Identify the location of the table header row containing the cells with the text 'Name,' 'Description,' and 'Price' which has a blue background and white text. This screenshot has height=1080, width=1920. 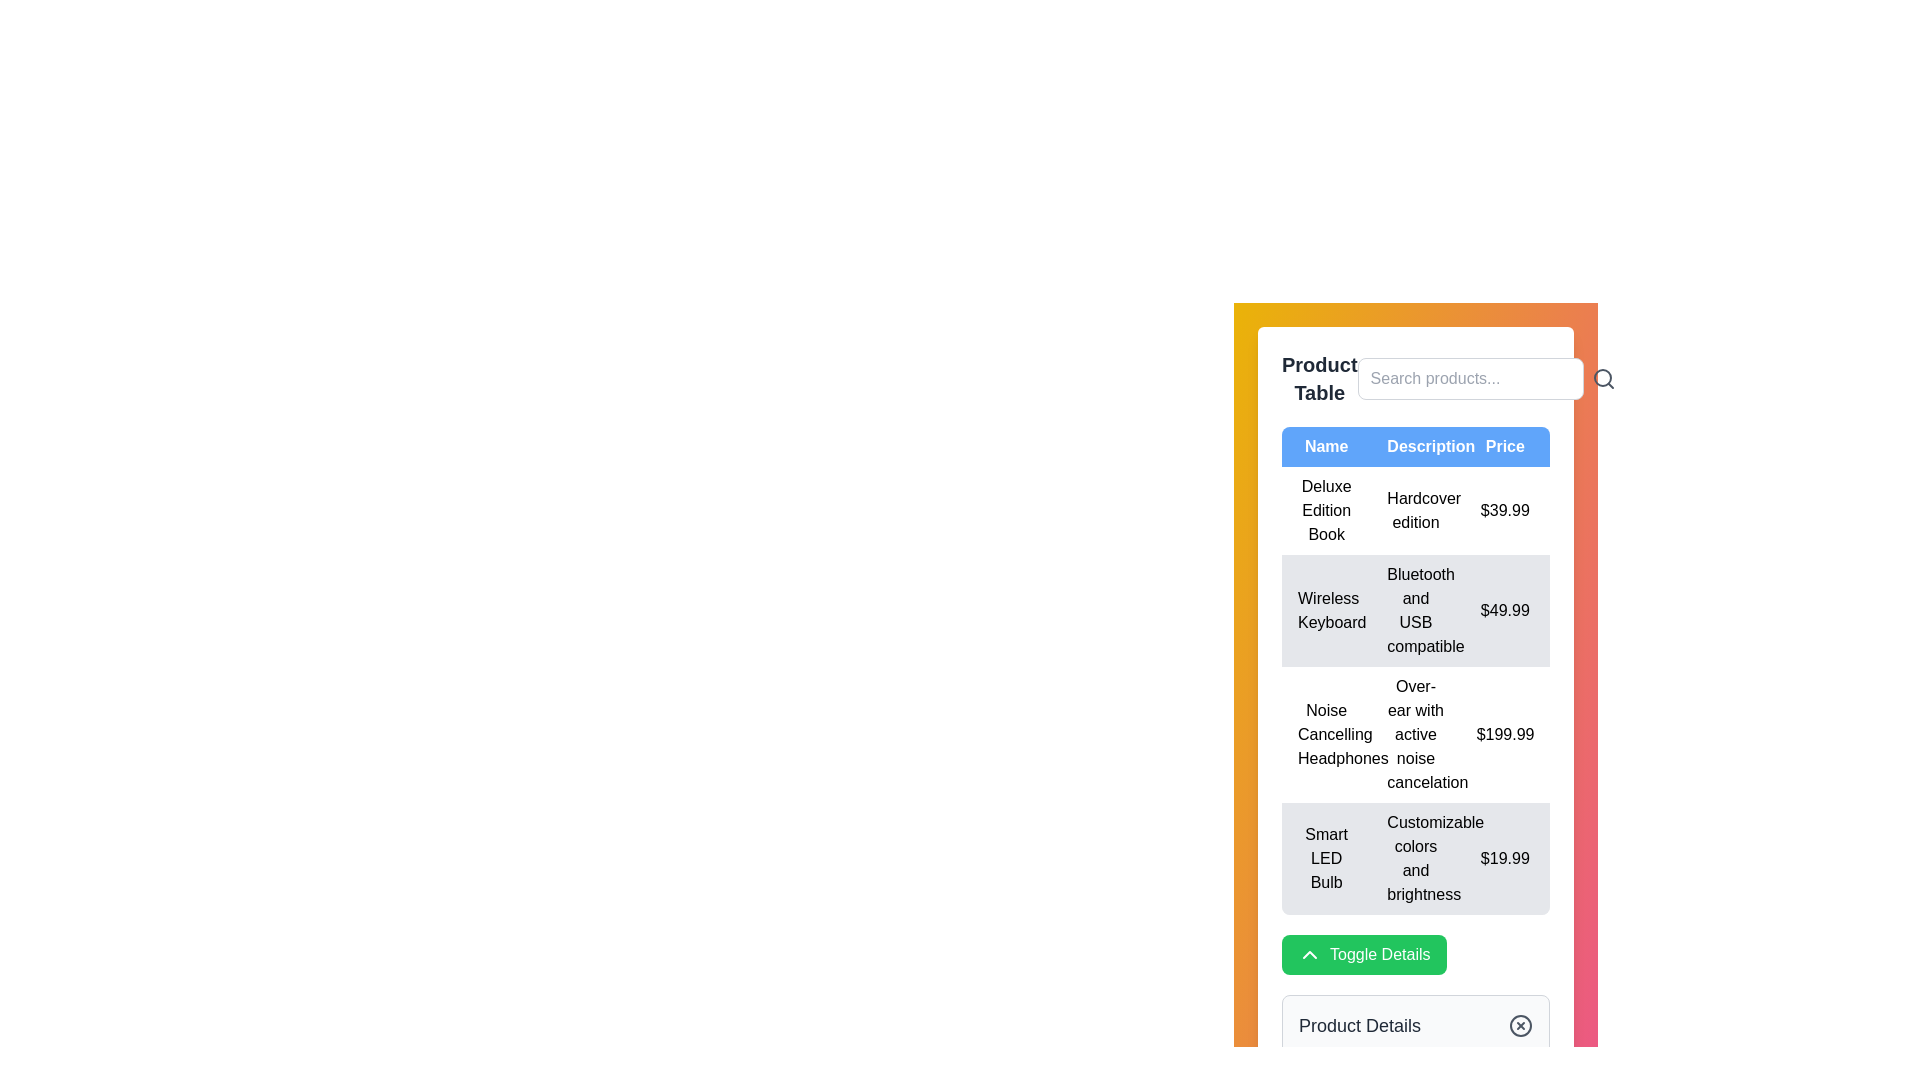
(1415, 446).